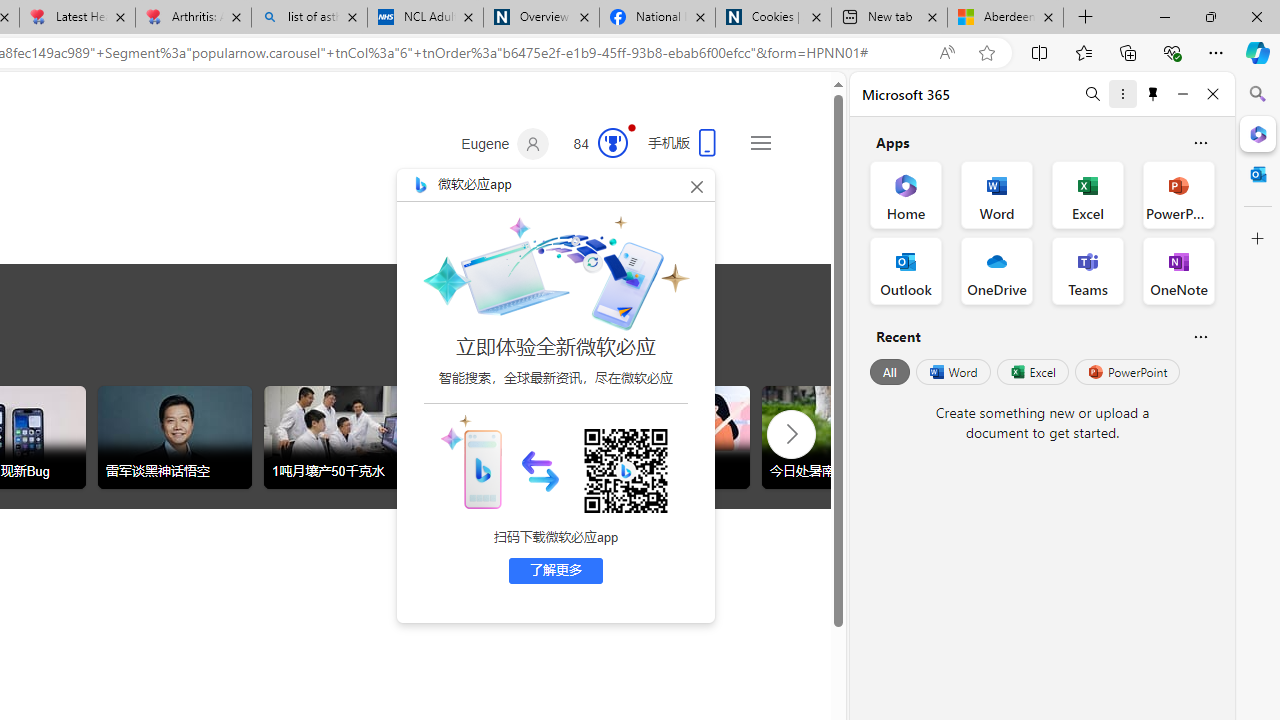 The height and width of the screenshot is (720, 1280). I want to click on 'Microsoft Rewards 84', so click(593, 143).